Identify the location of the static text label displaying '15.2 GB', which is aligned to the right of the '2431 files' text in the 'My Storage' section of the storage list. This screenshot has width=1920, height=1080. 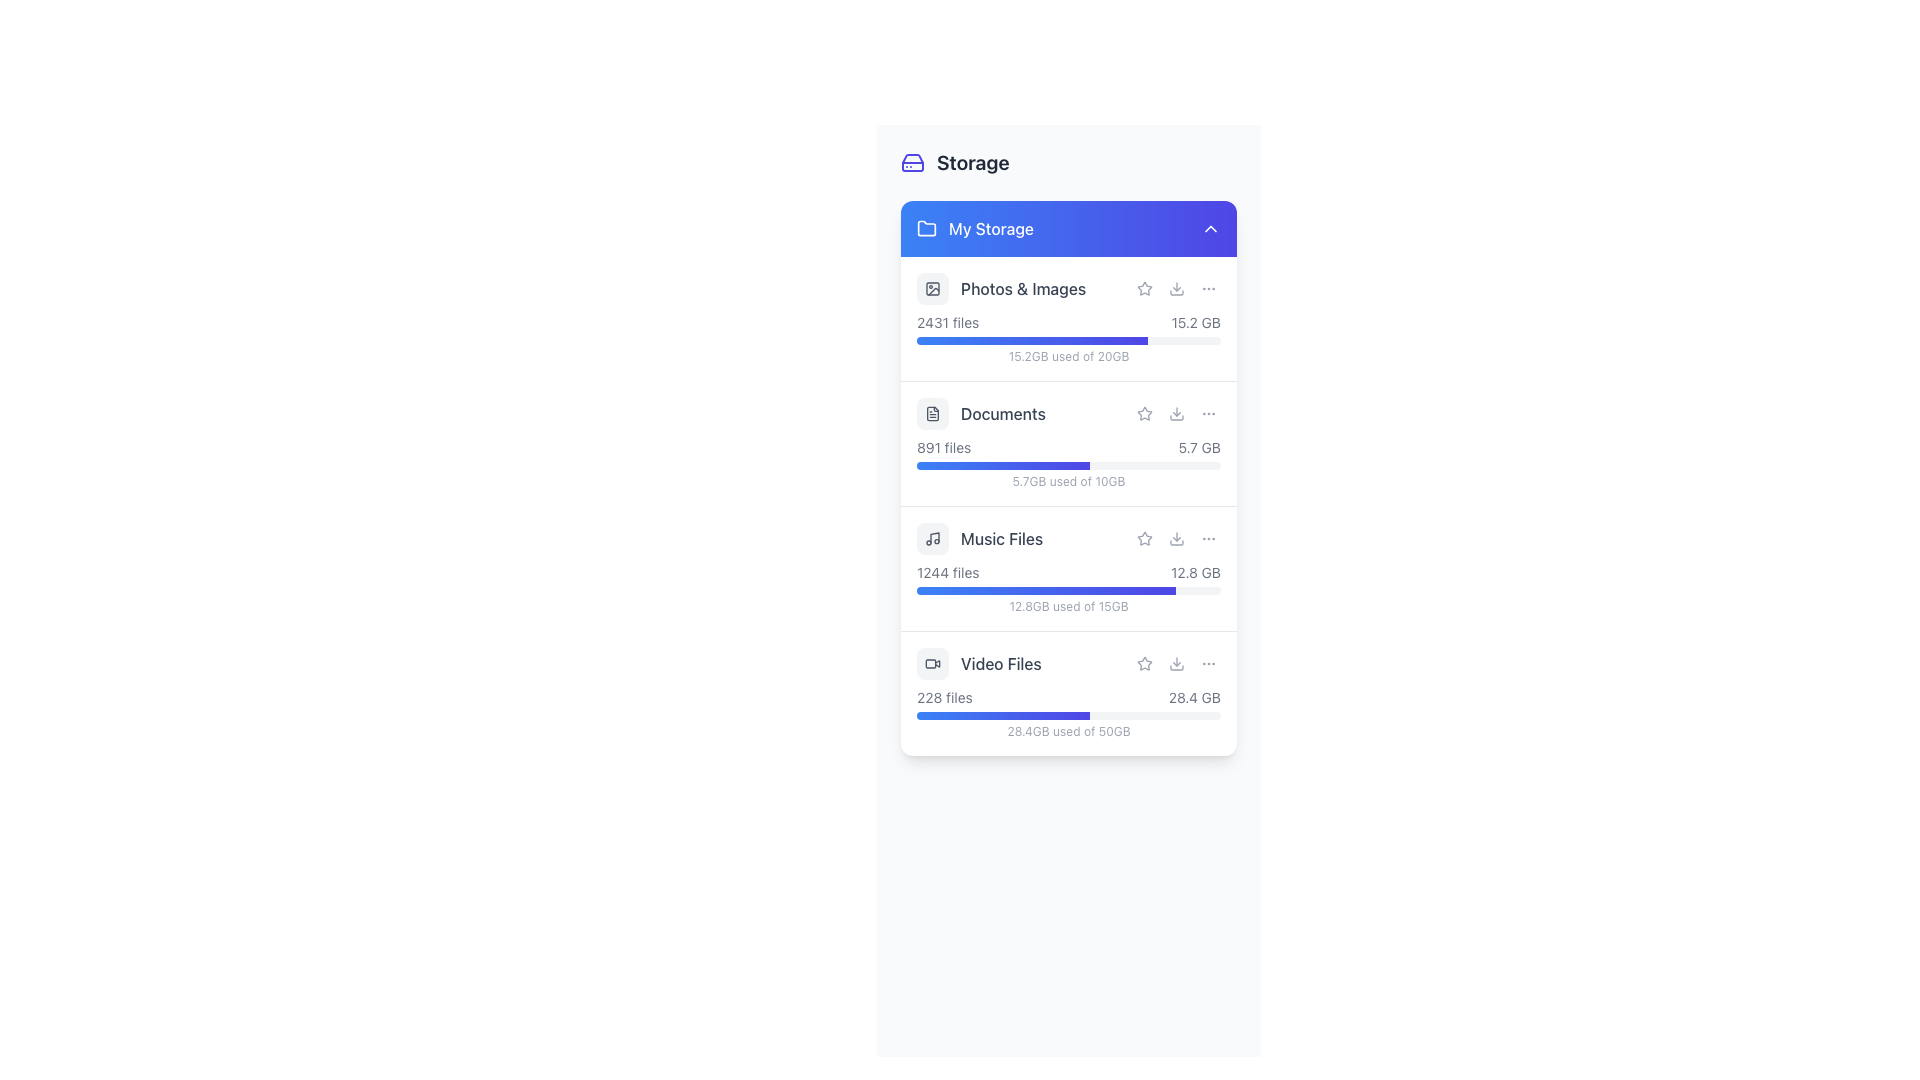
(1196, 322).